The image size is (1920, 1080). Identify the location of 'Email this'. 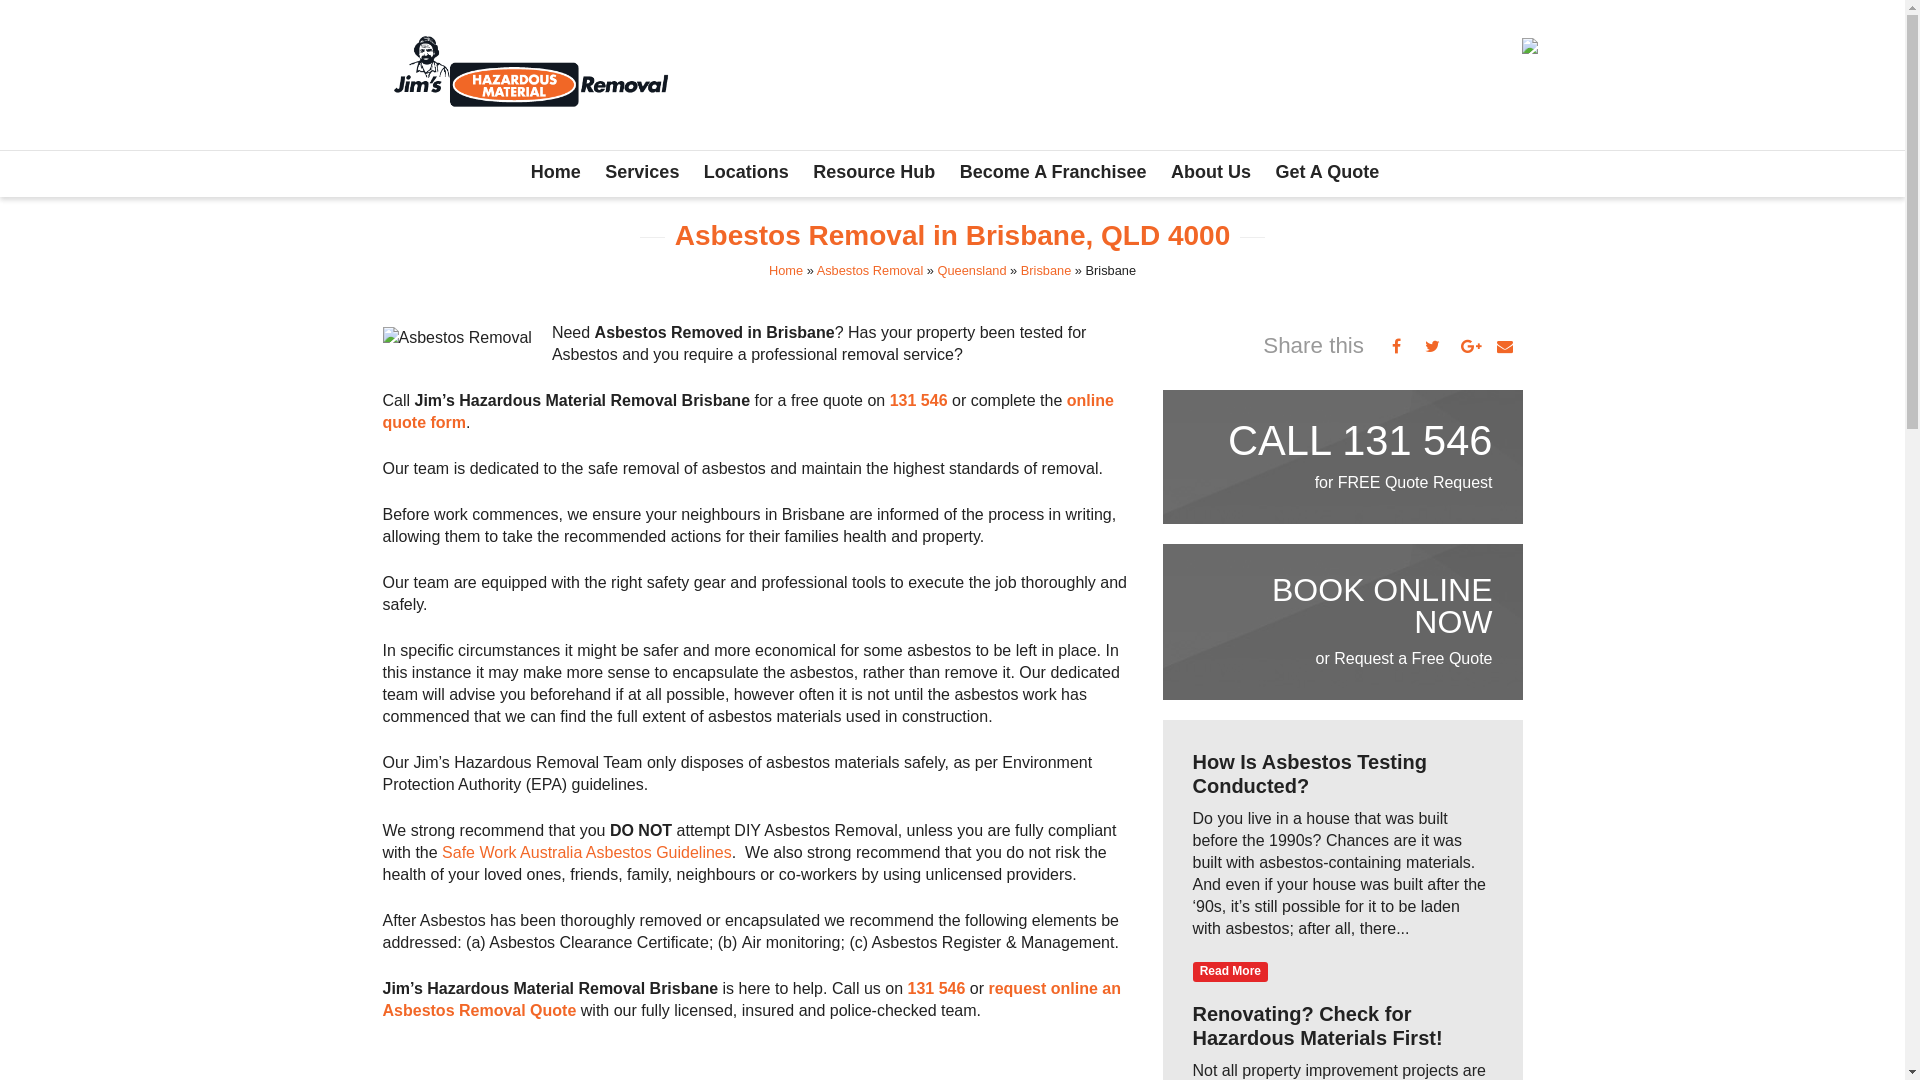
(1503, 345).